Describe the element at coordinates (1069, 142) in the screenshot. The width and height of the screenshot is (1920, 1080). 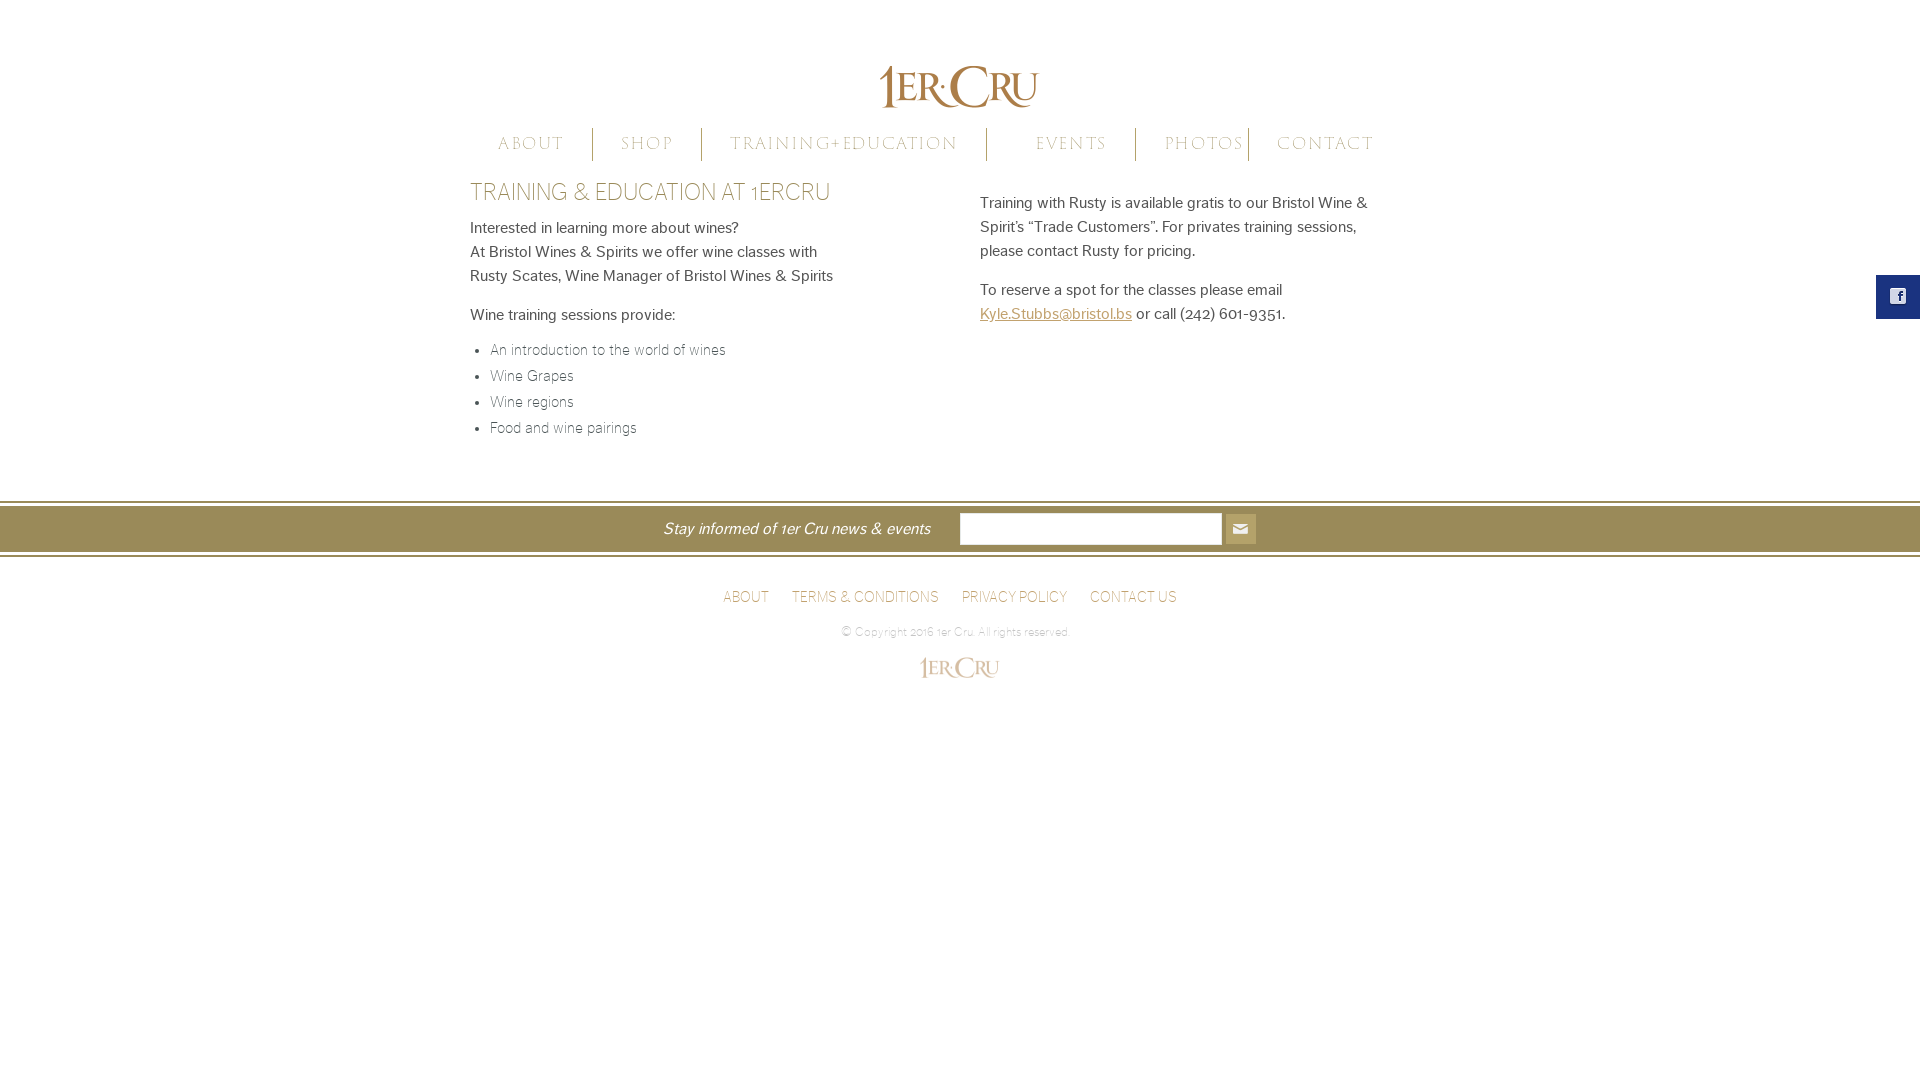
I see `'EVENTS'` at that location.